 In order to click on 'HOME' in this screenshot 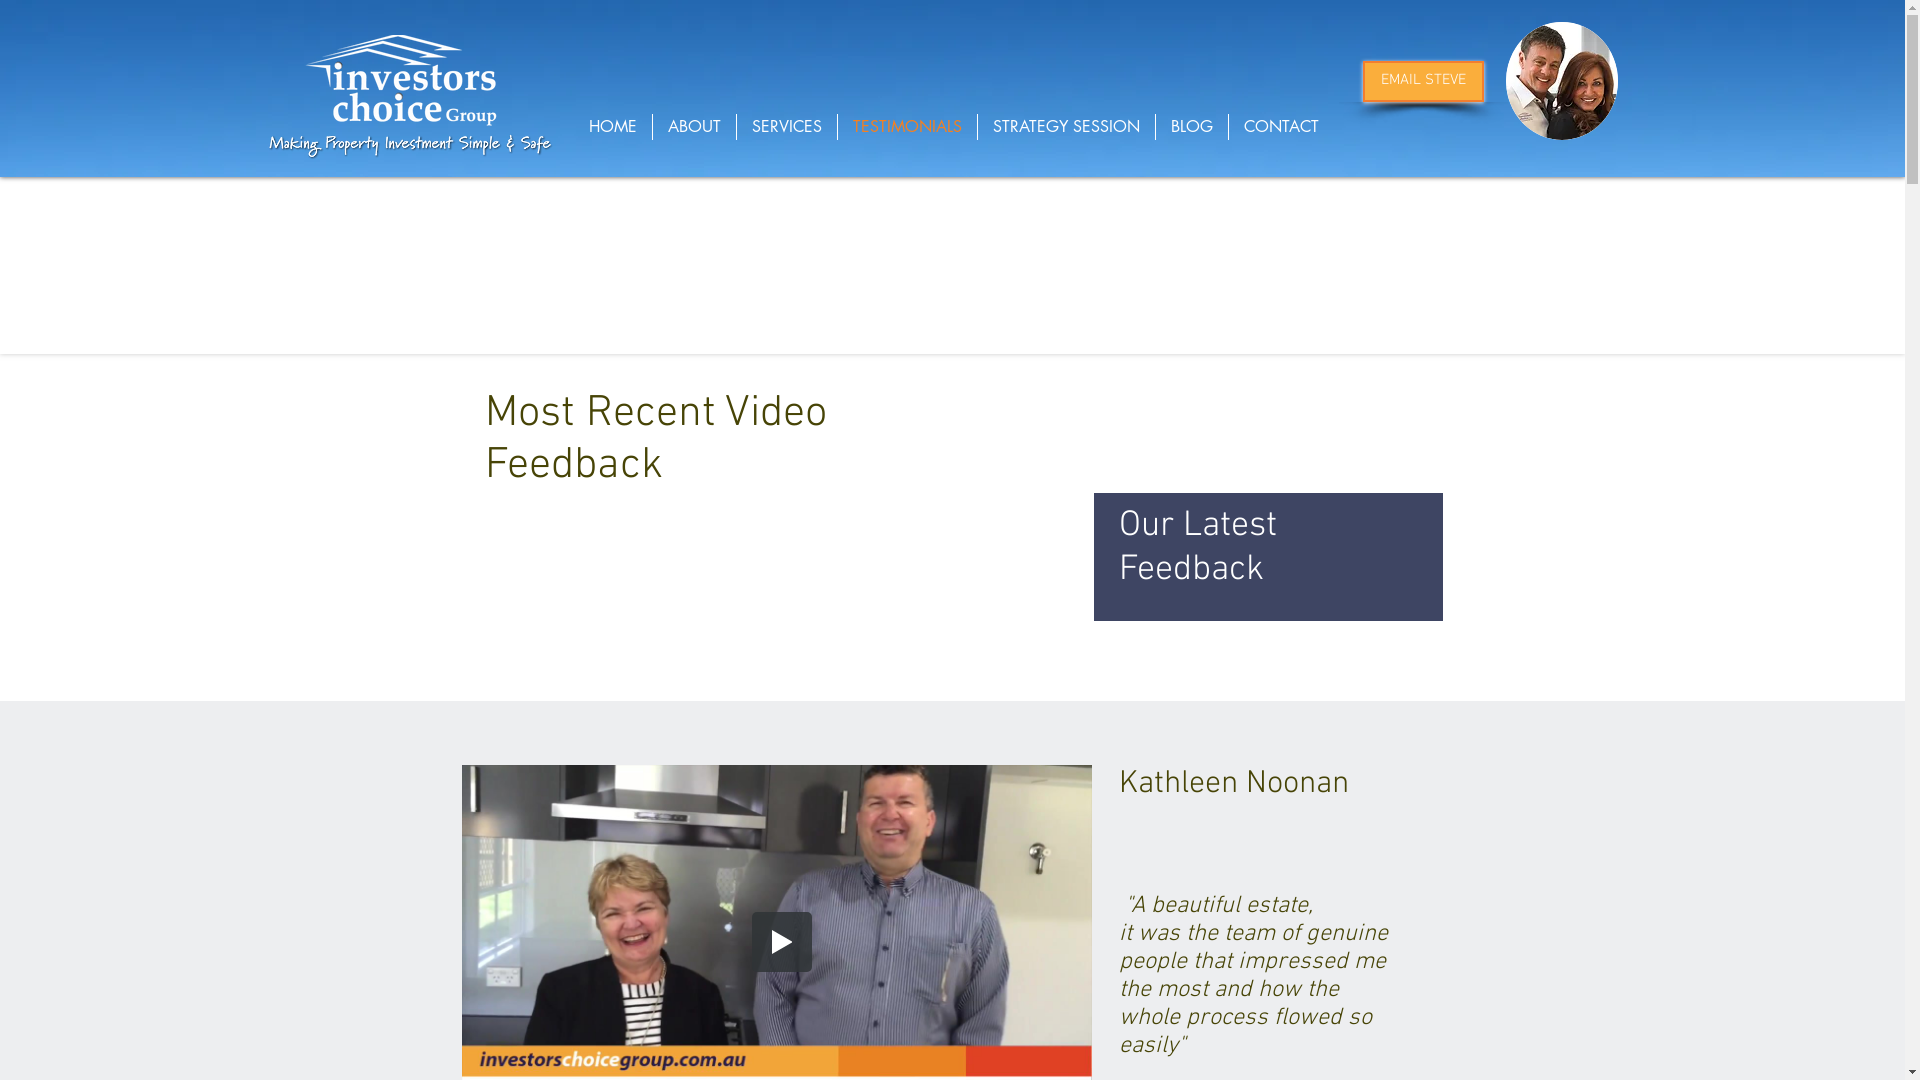, I will do `click(612, 127)`.